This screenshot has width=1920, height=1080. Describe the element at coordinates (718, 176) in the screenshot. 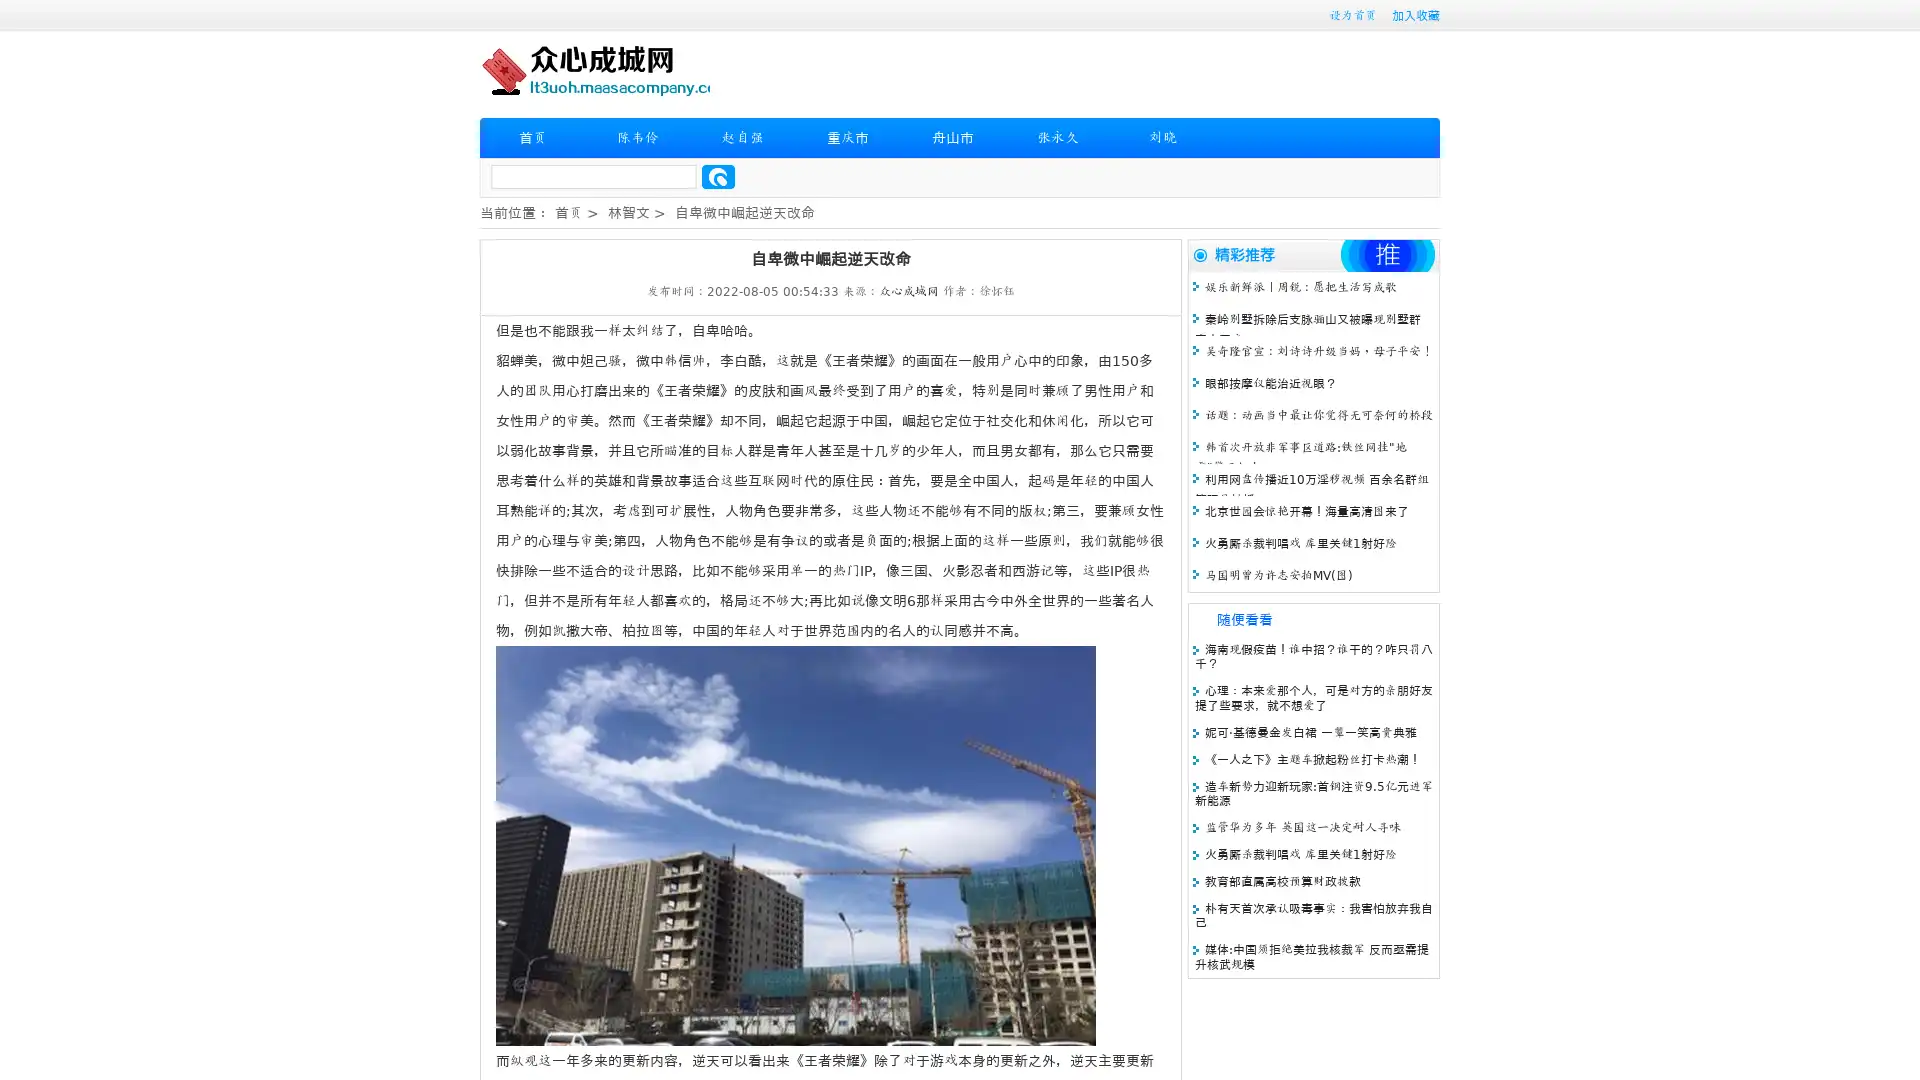

I see `Search` at that location.